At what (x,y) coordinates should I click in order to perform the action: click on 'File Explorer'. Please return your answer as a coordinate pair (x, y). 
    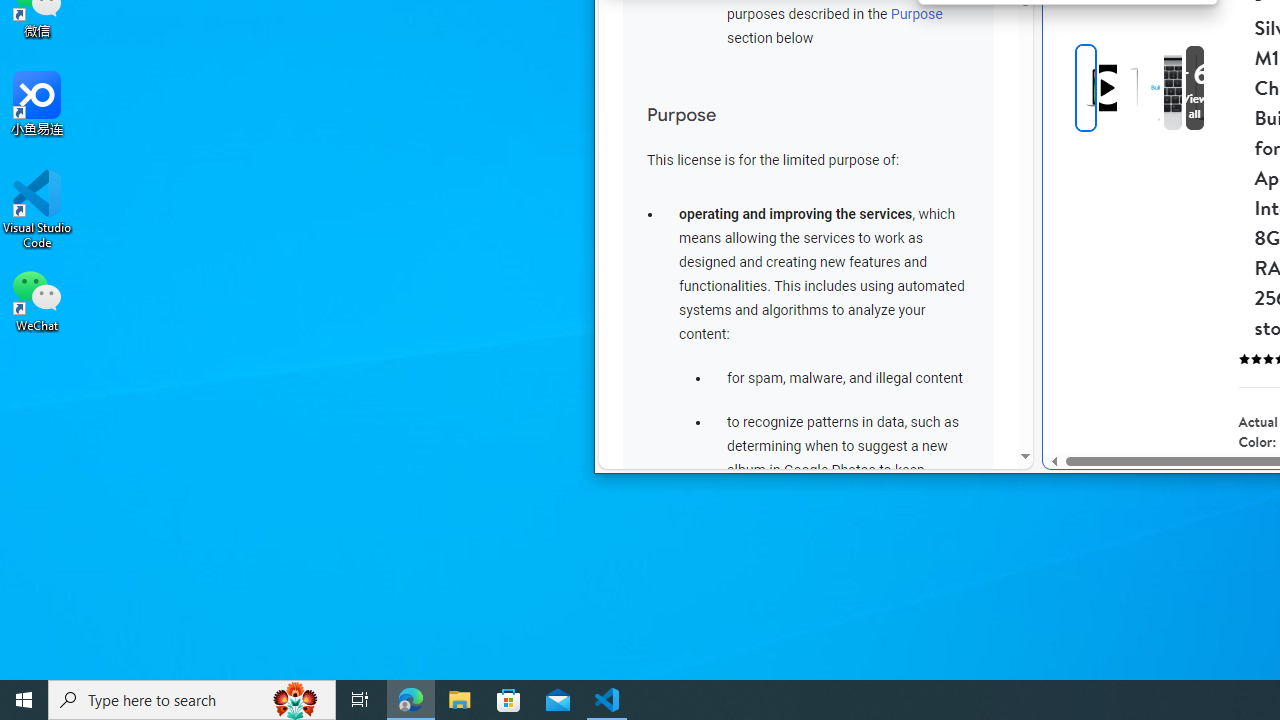
    Looking at the image, I should click on (459, 698).